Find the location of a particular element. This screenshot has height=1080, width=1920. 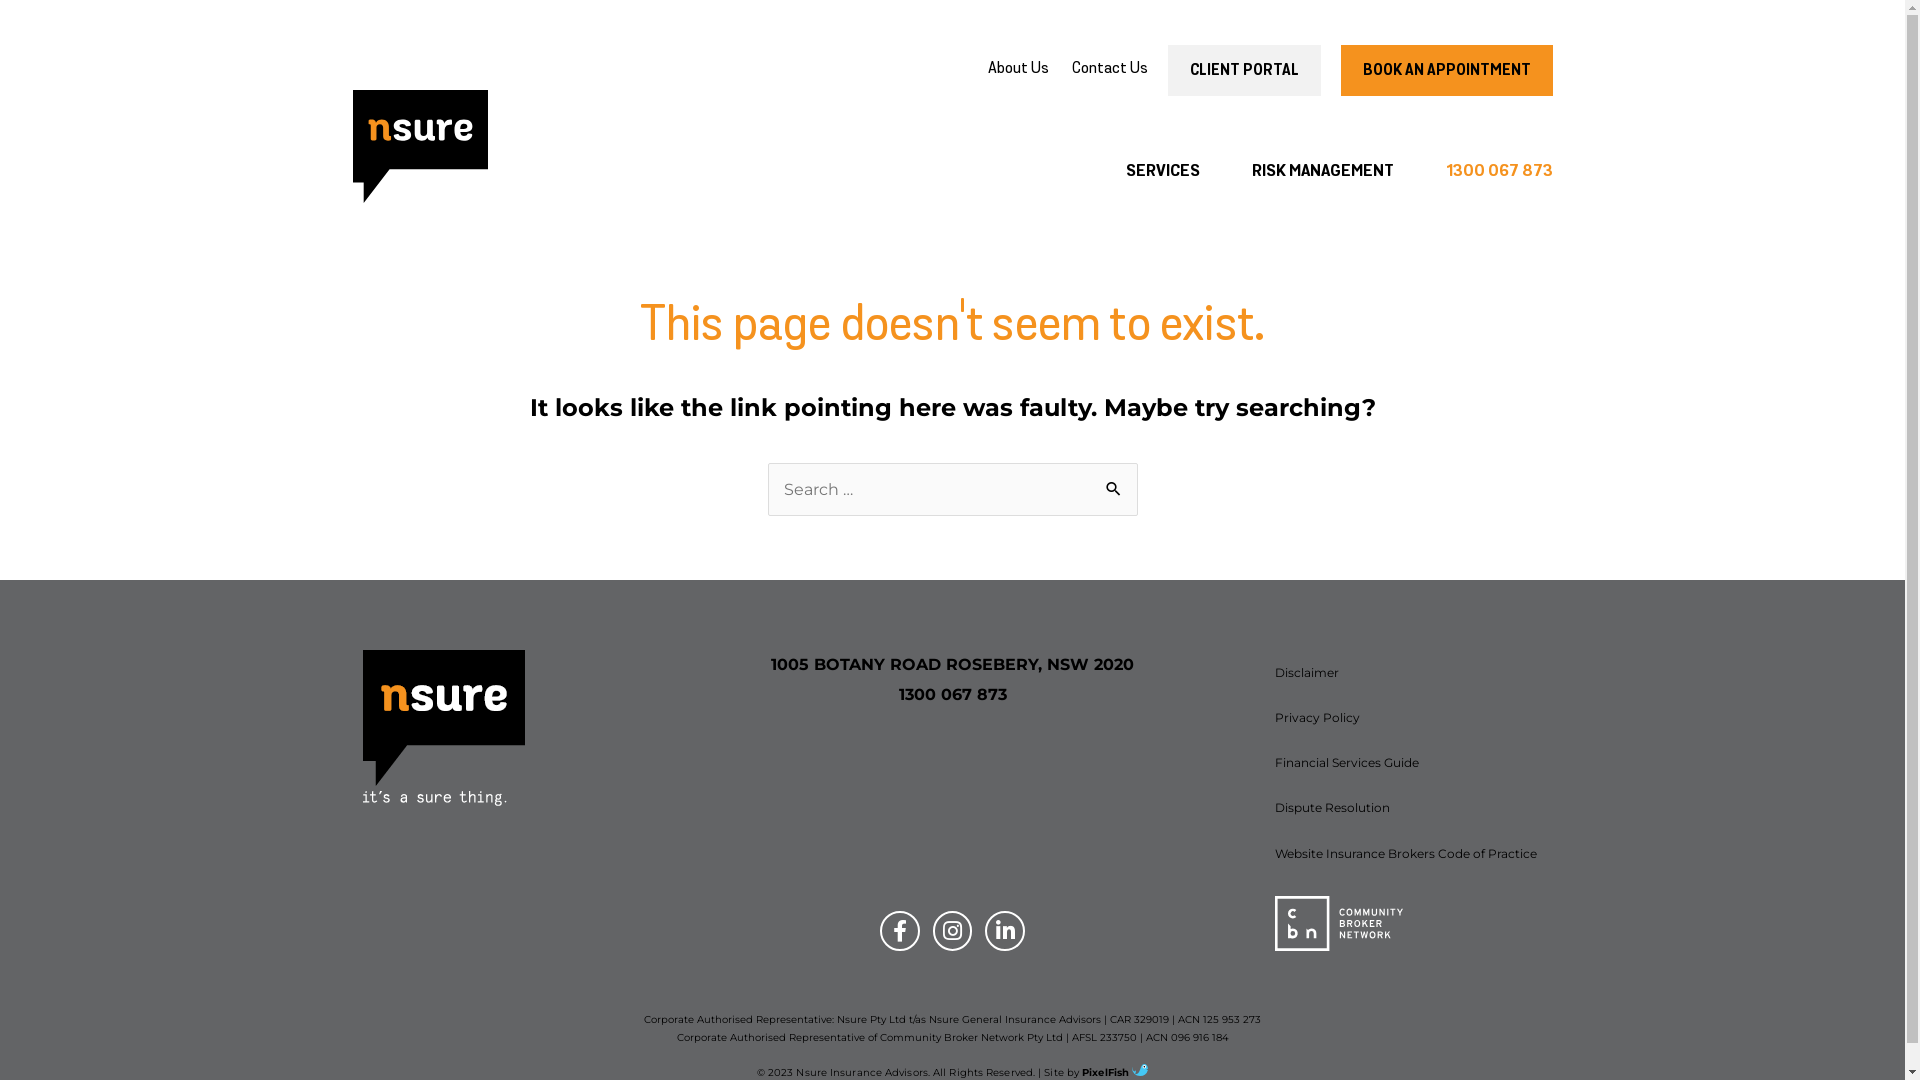

'BOOK AN APPOINTMENT' is located at coordinates (1445, 68).